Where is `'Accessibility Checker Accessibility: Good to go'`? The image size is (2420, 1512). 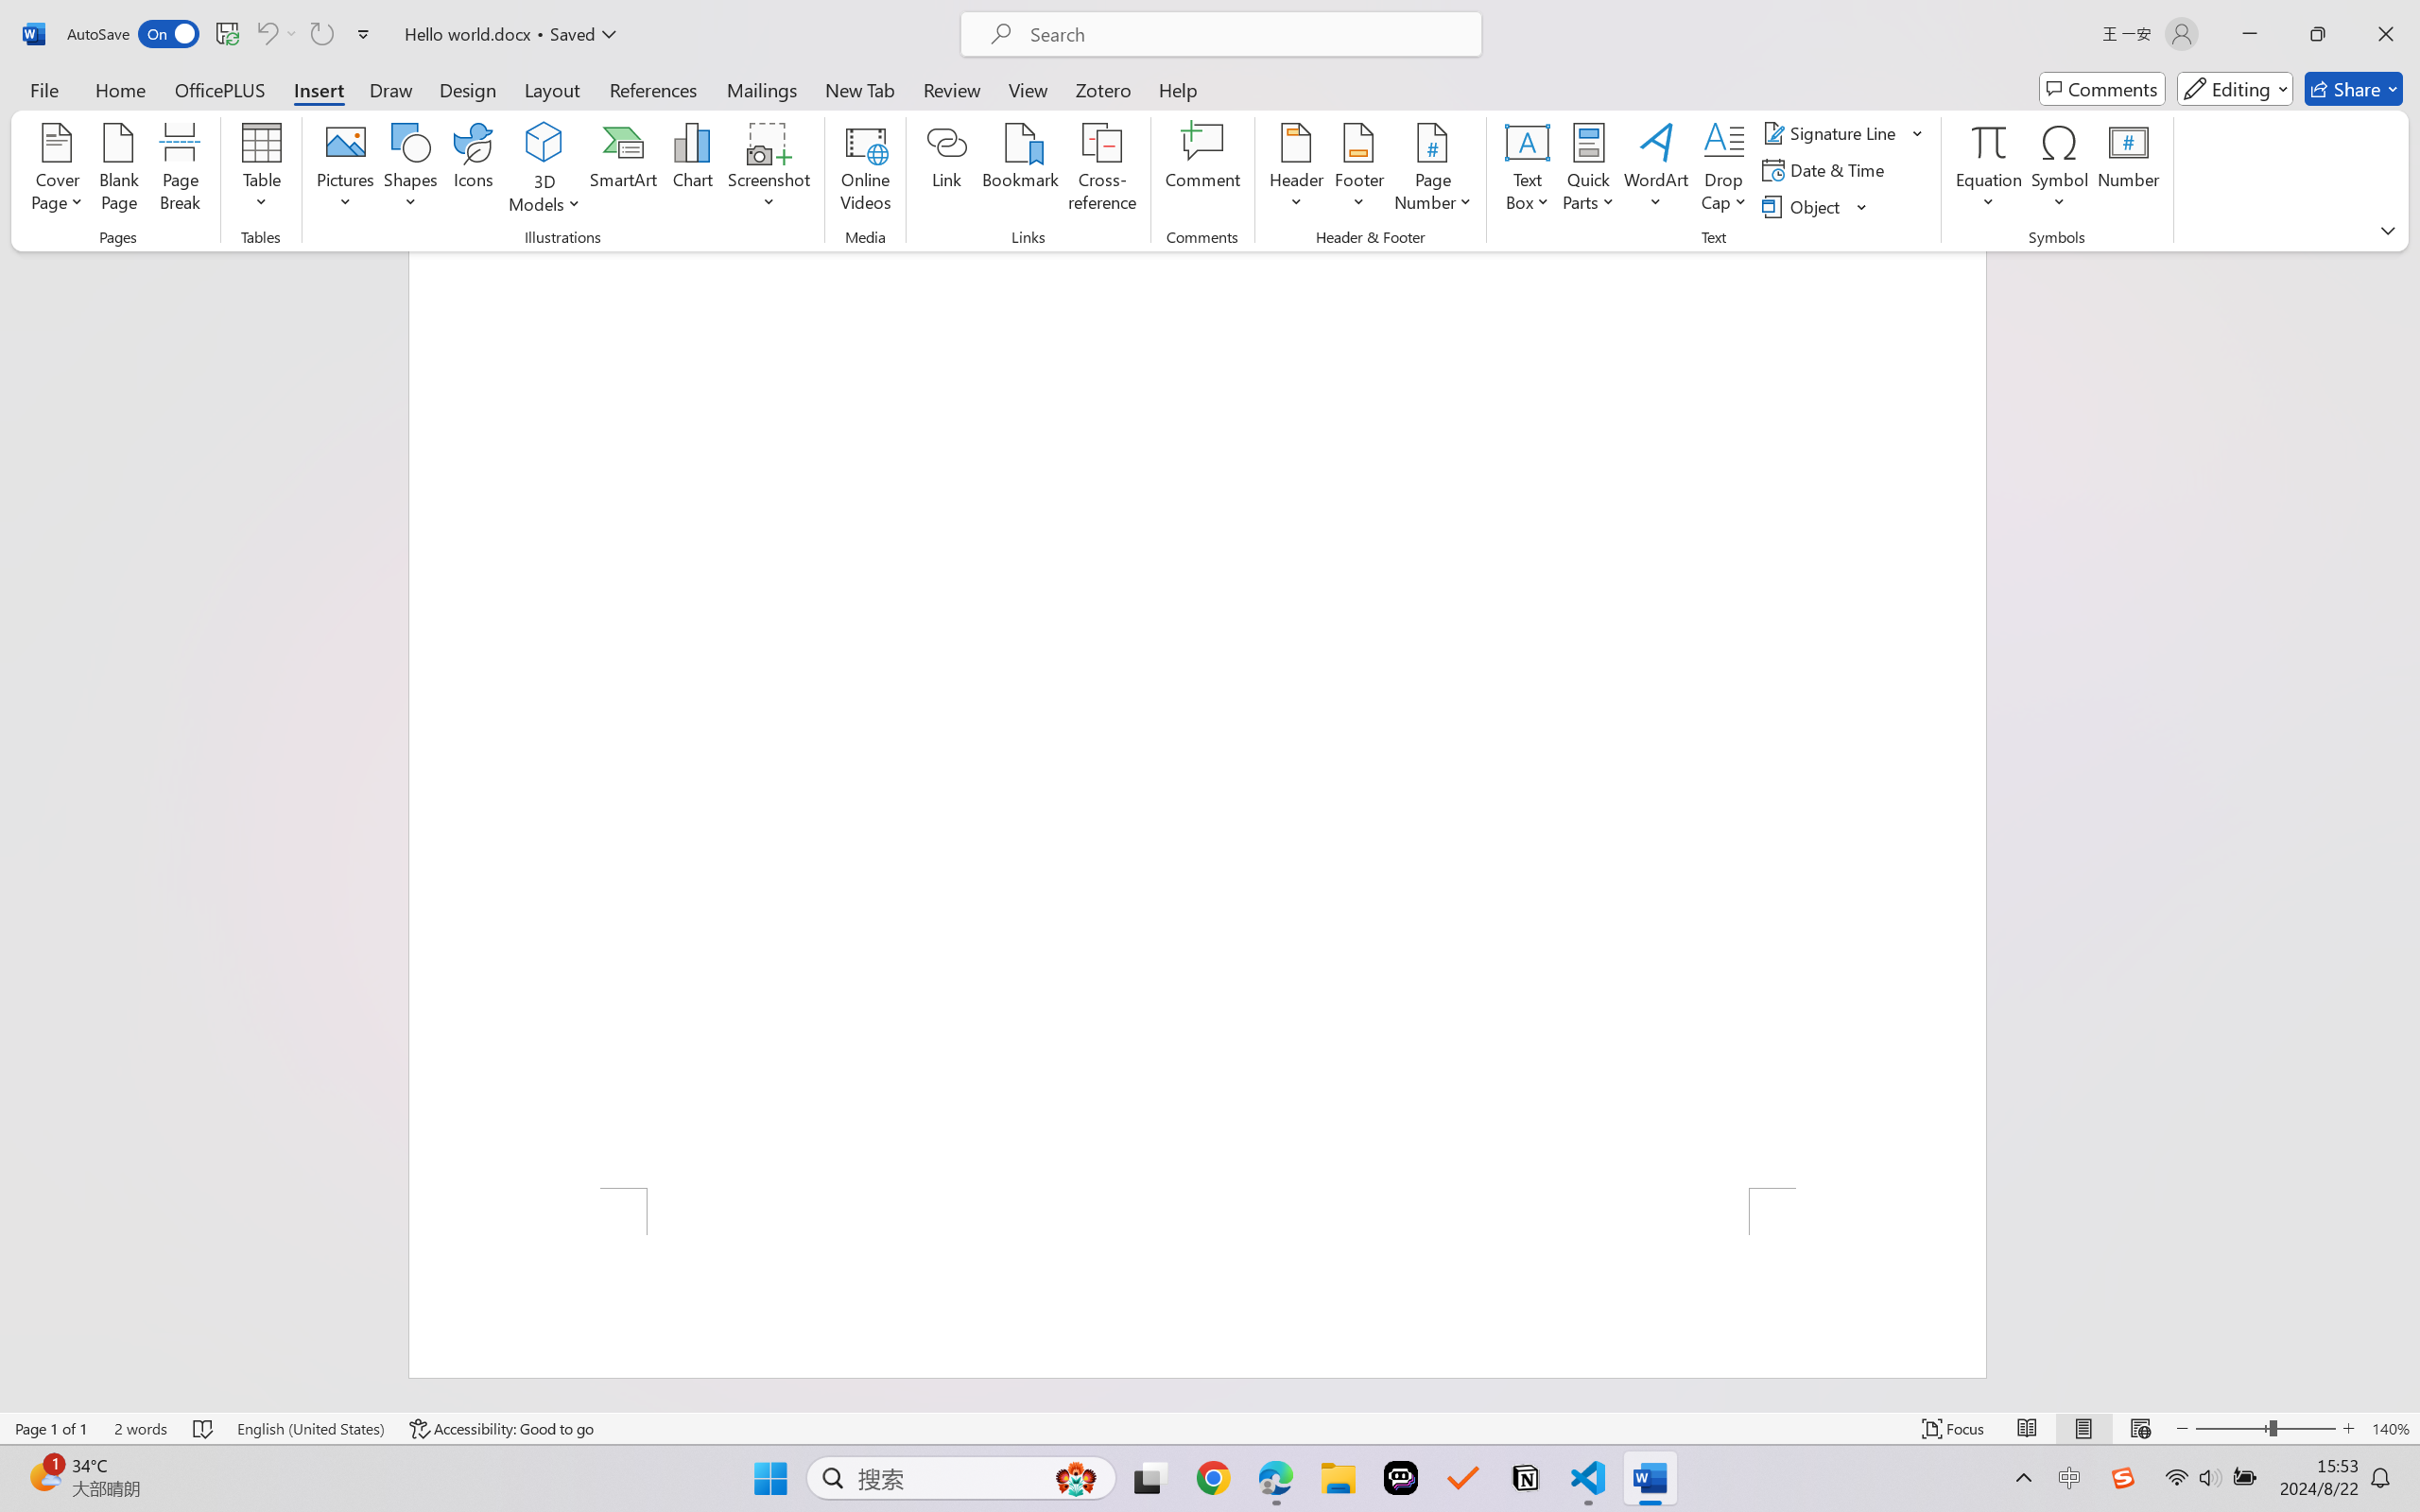 'Accessibility Checker Accessibility: Good to go' is located at coordinates (501, 1428).